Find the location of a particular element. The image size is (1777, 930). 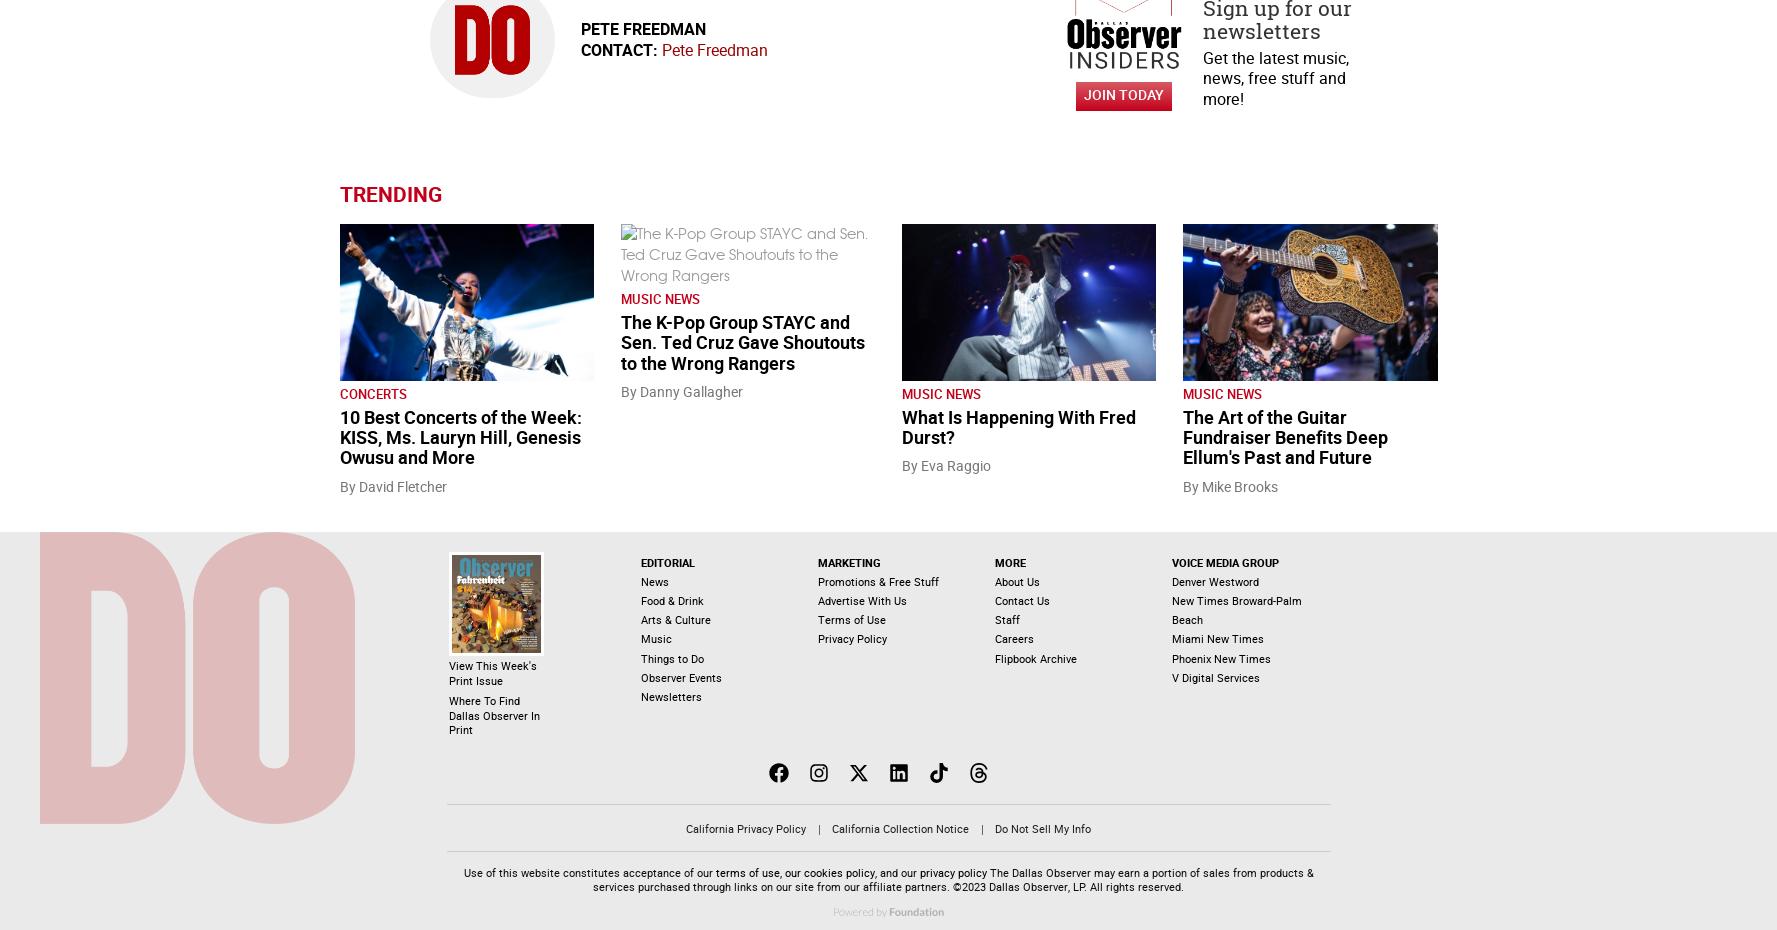

'privacy policy' is located at coordinates (952, 873).